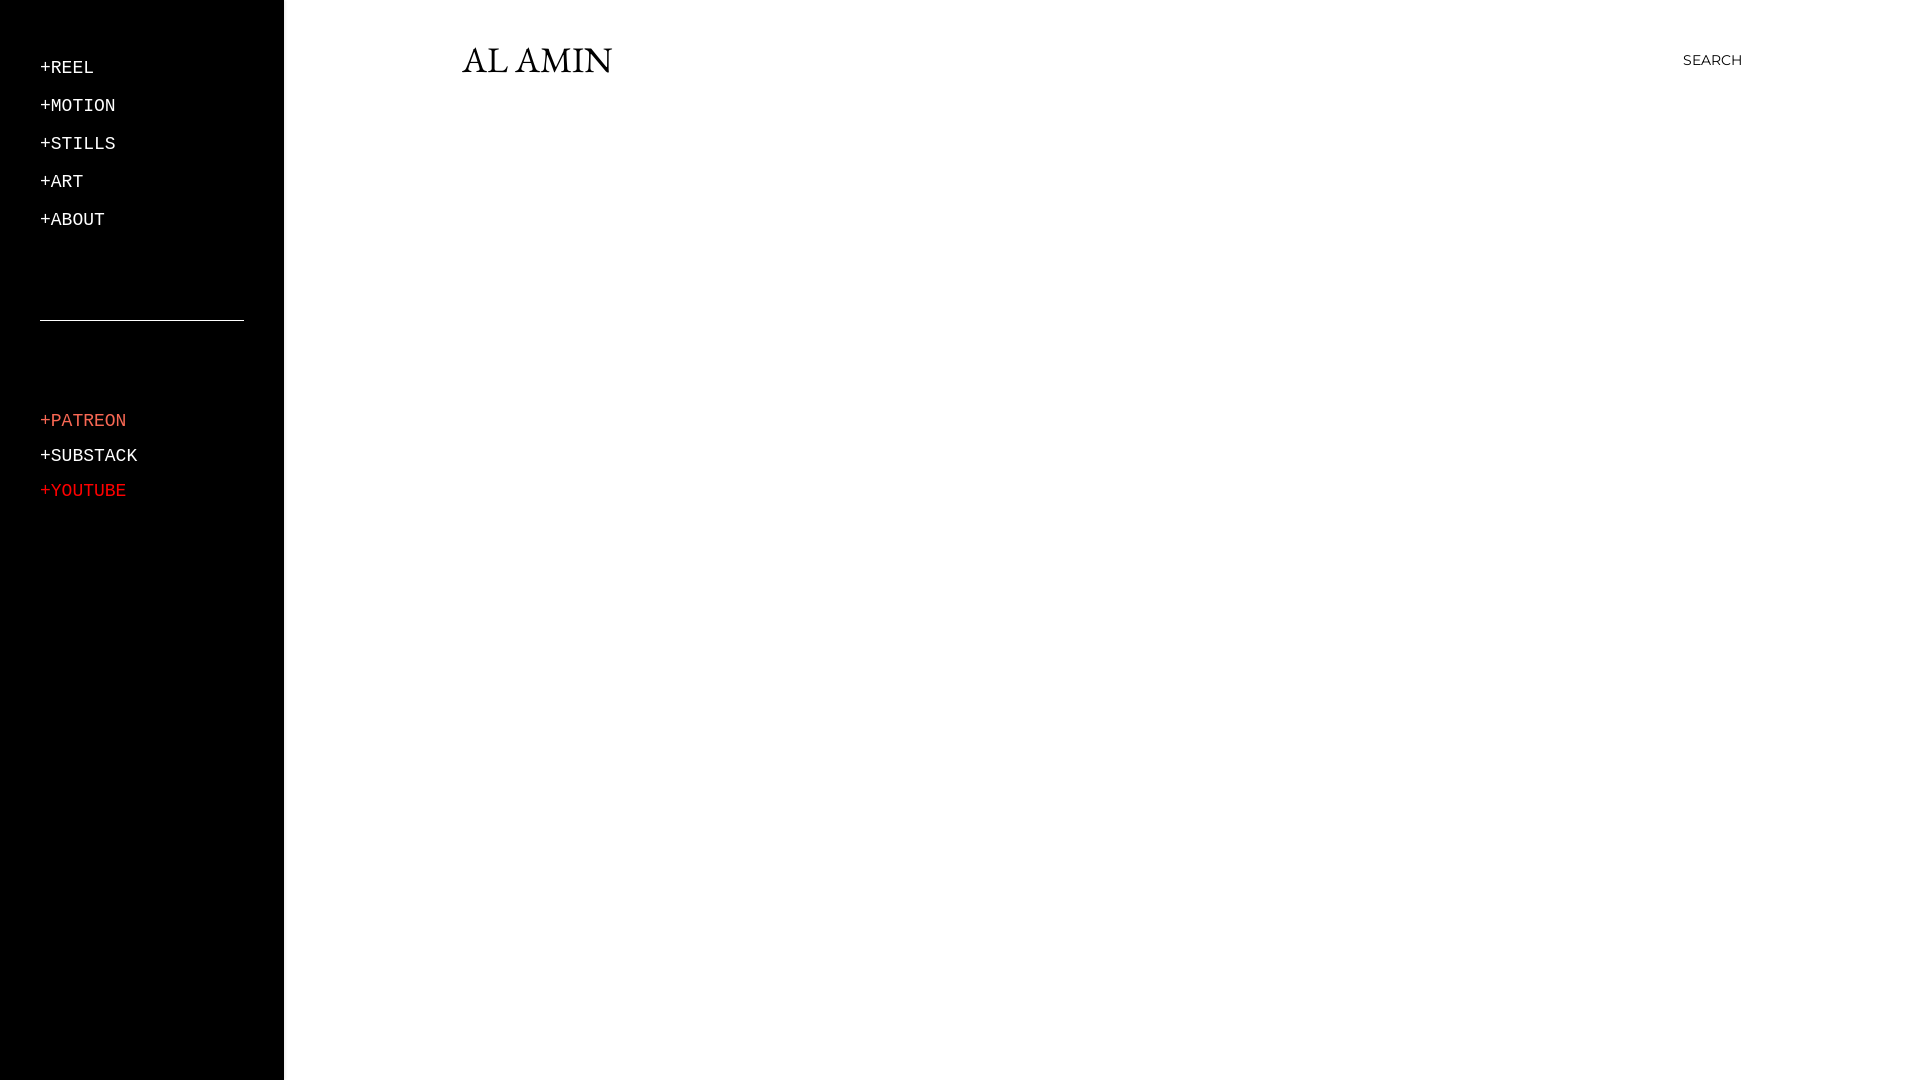 This screenshot has width=1920, height=1080. I want to click on '+ABOUT', so click(39, 219).